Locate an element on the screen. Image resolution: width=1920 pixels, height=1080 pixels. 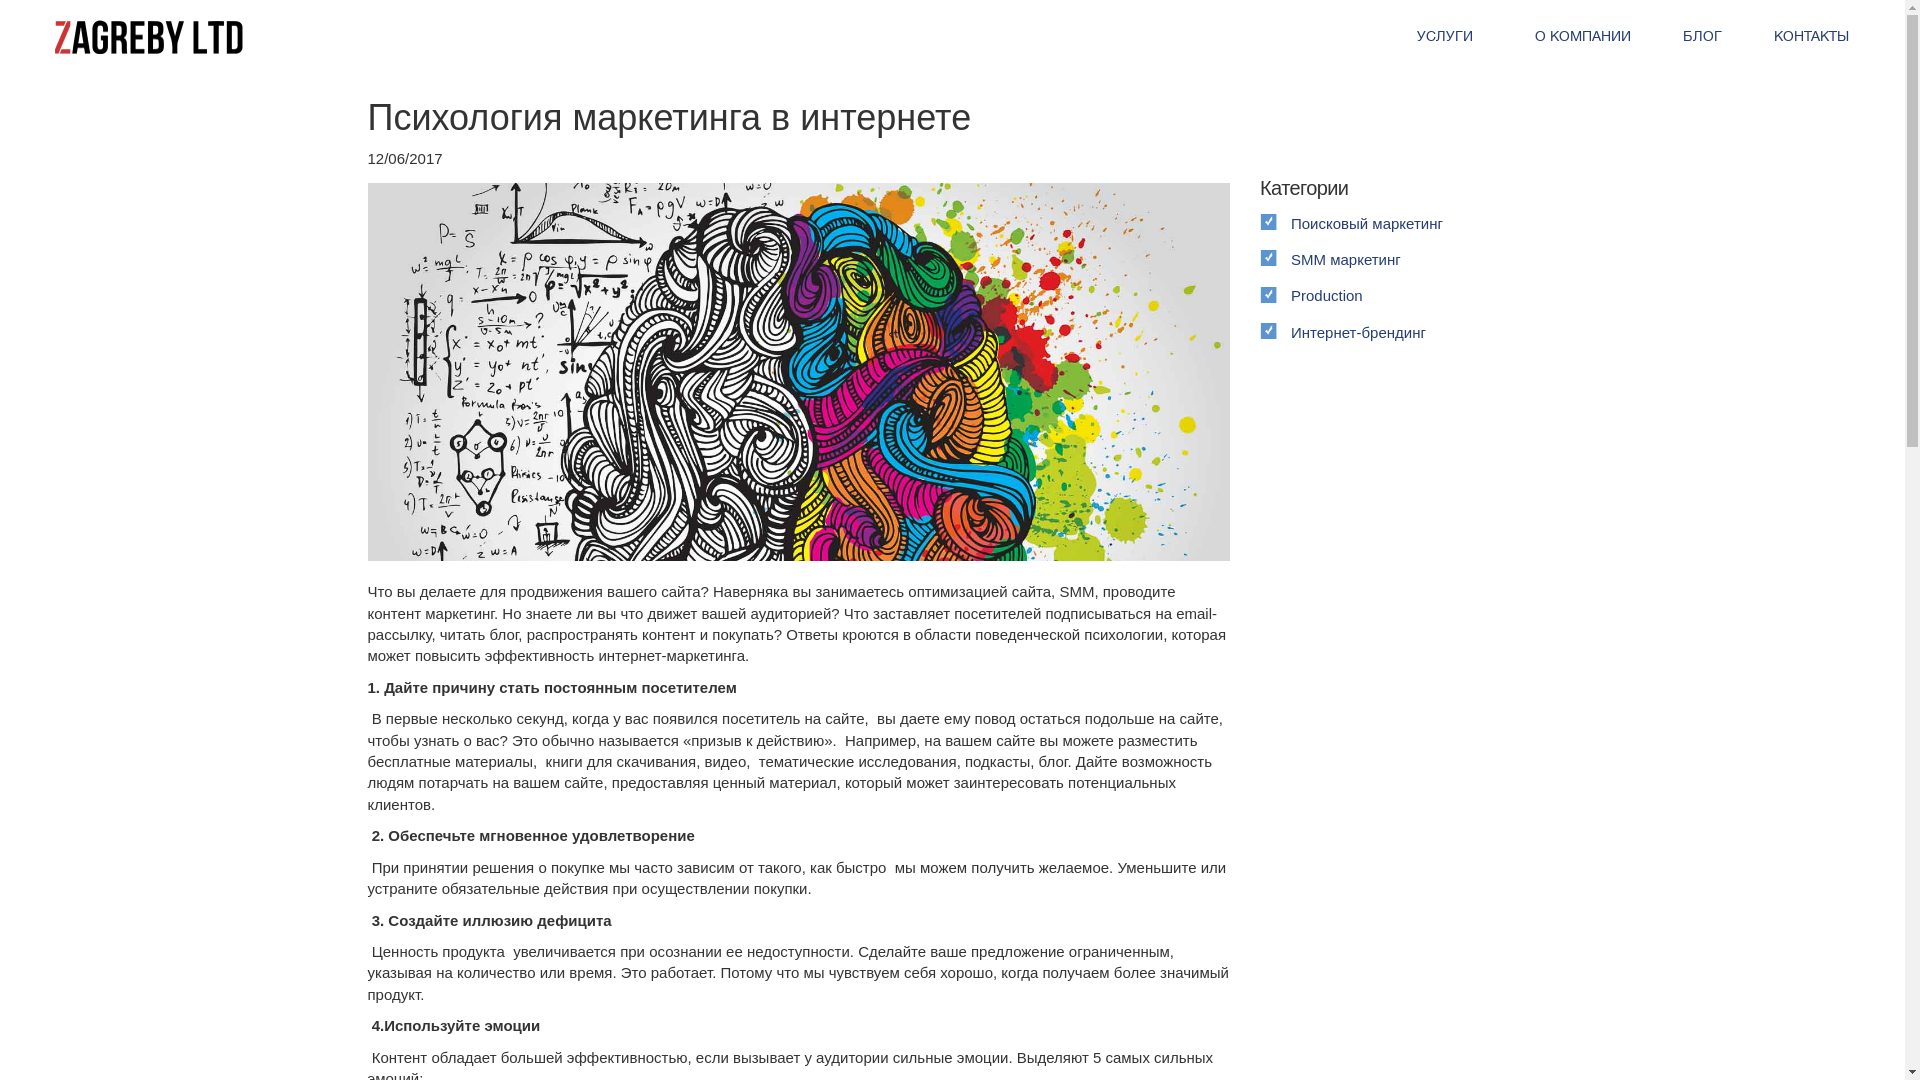
'Production' is located at coordinates (1258, 294).